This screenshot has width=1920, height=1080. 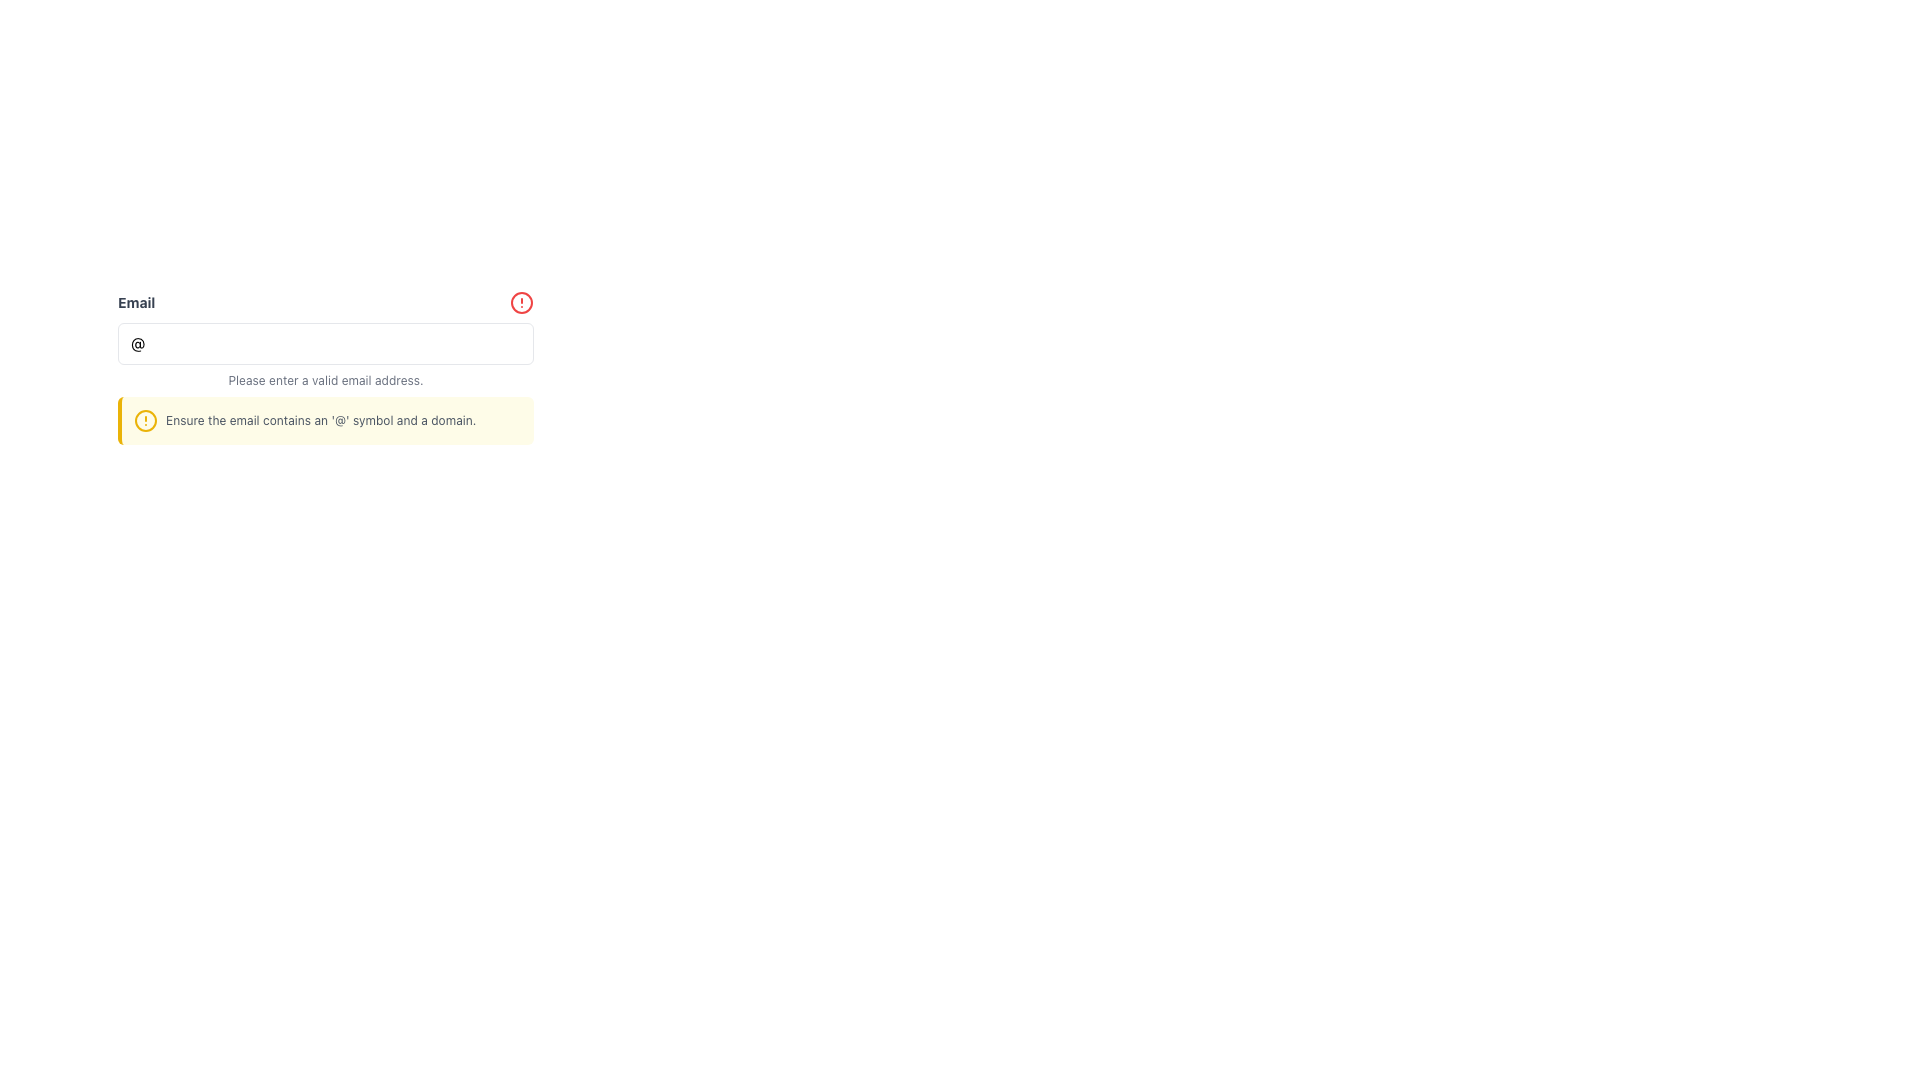 What do you see at coordinates (144, 419) in the screenshot?
I see `the alert icon located at the top left of the yellow-background message box for more information` at bounding box center [144, 419].